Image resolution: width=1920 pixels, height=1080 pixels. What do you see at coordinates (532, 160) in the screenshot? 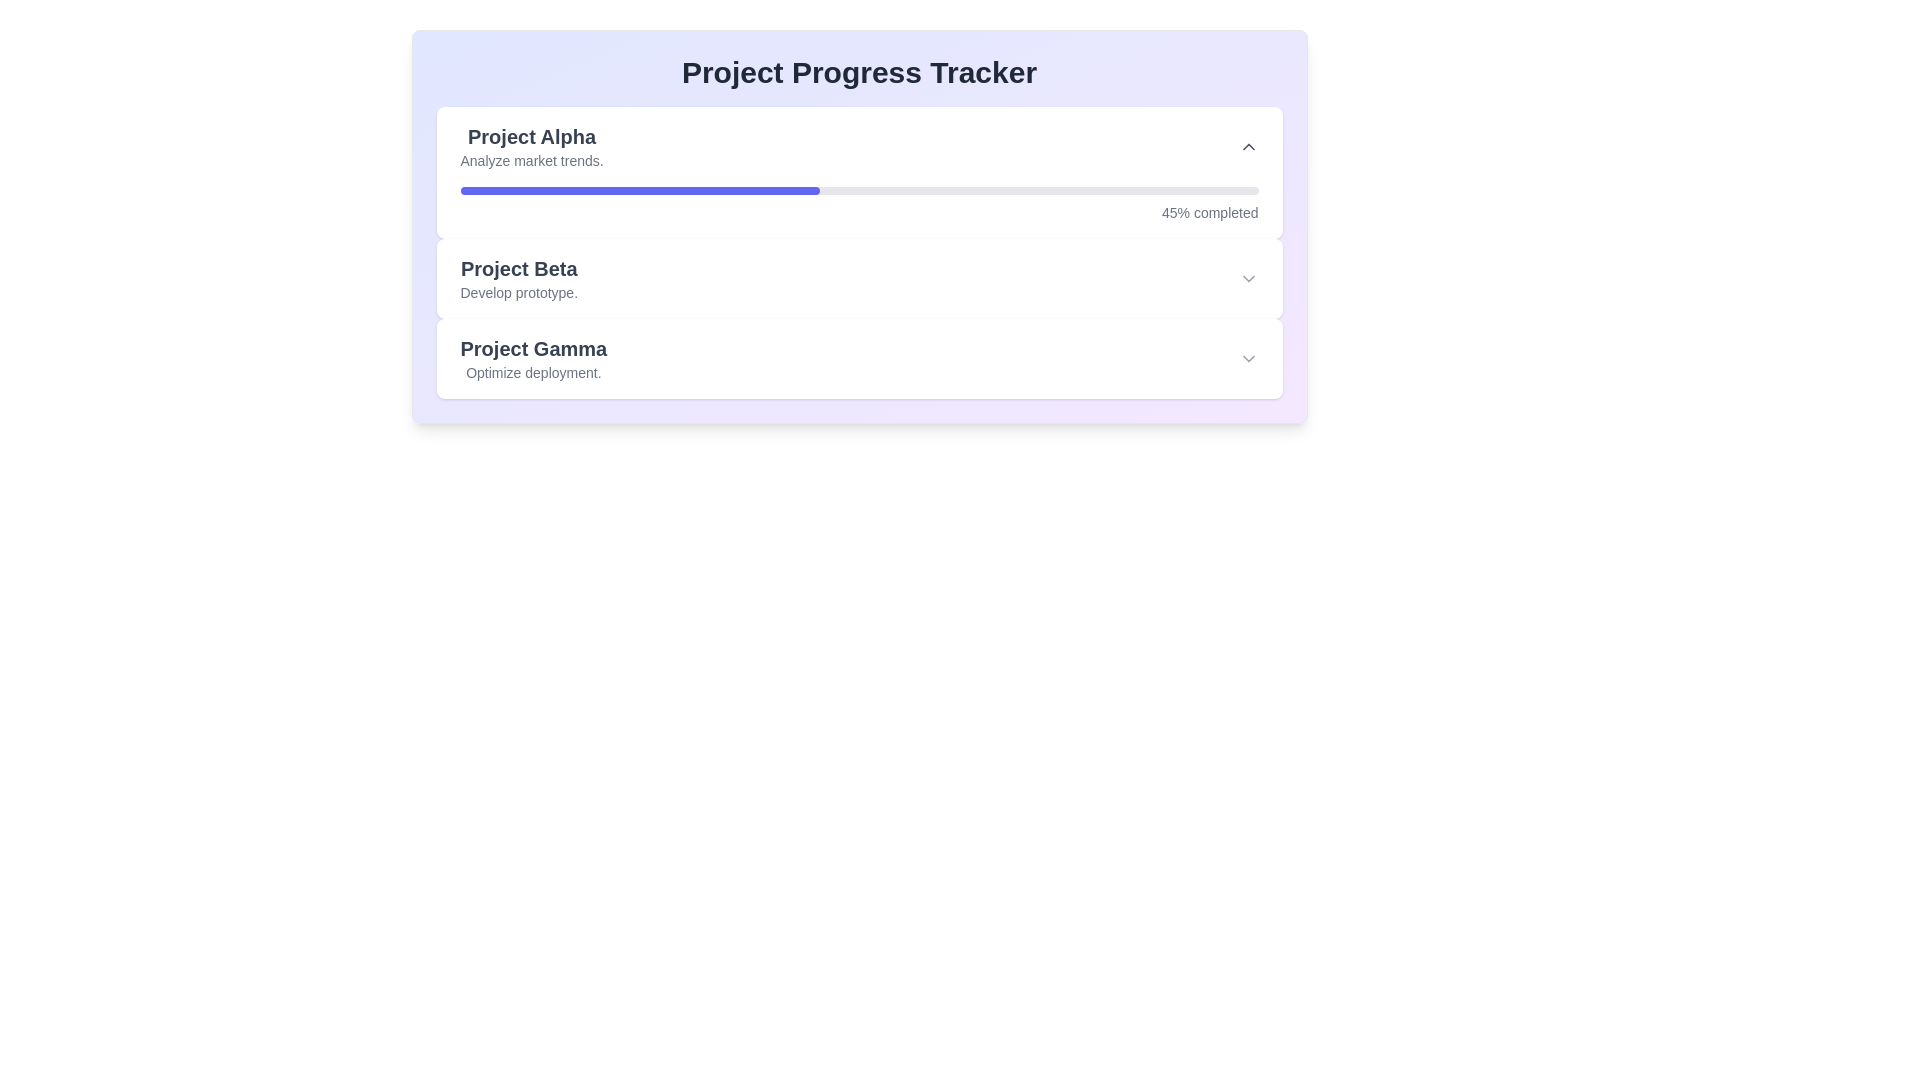
I see `the text label that says 'Analyze market trends.' located below the title 'Project Alpha.'` at bounding box center [532, 160].